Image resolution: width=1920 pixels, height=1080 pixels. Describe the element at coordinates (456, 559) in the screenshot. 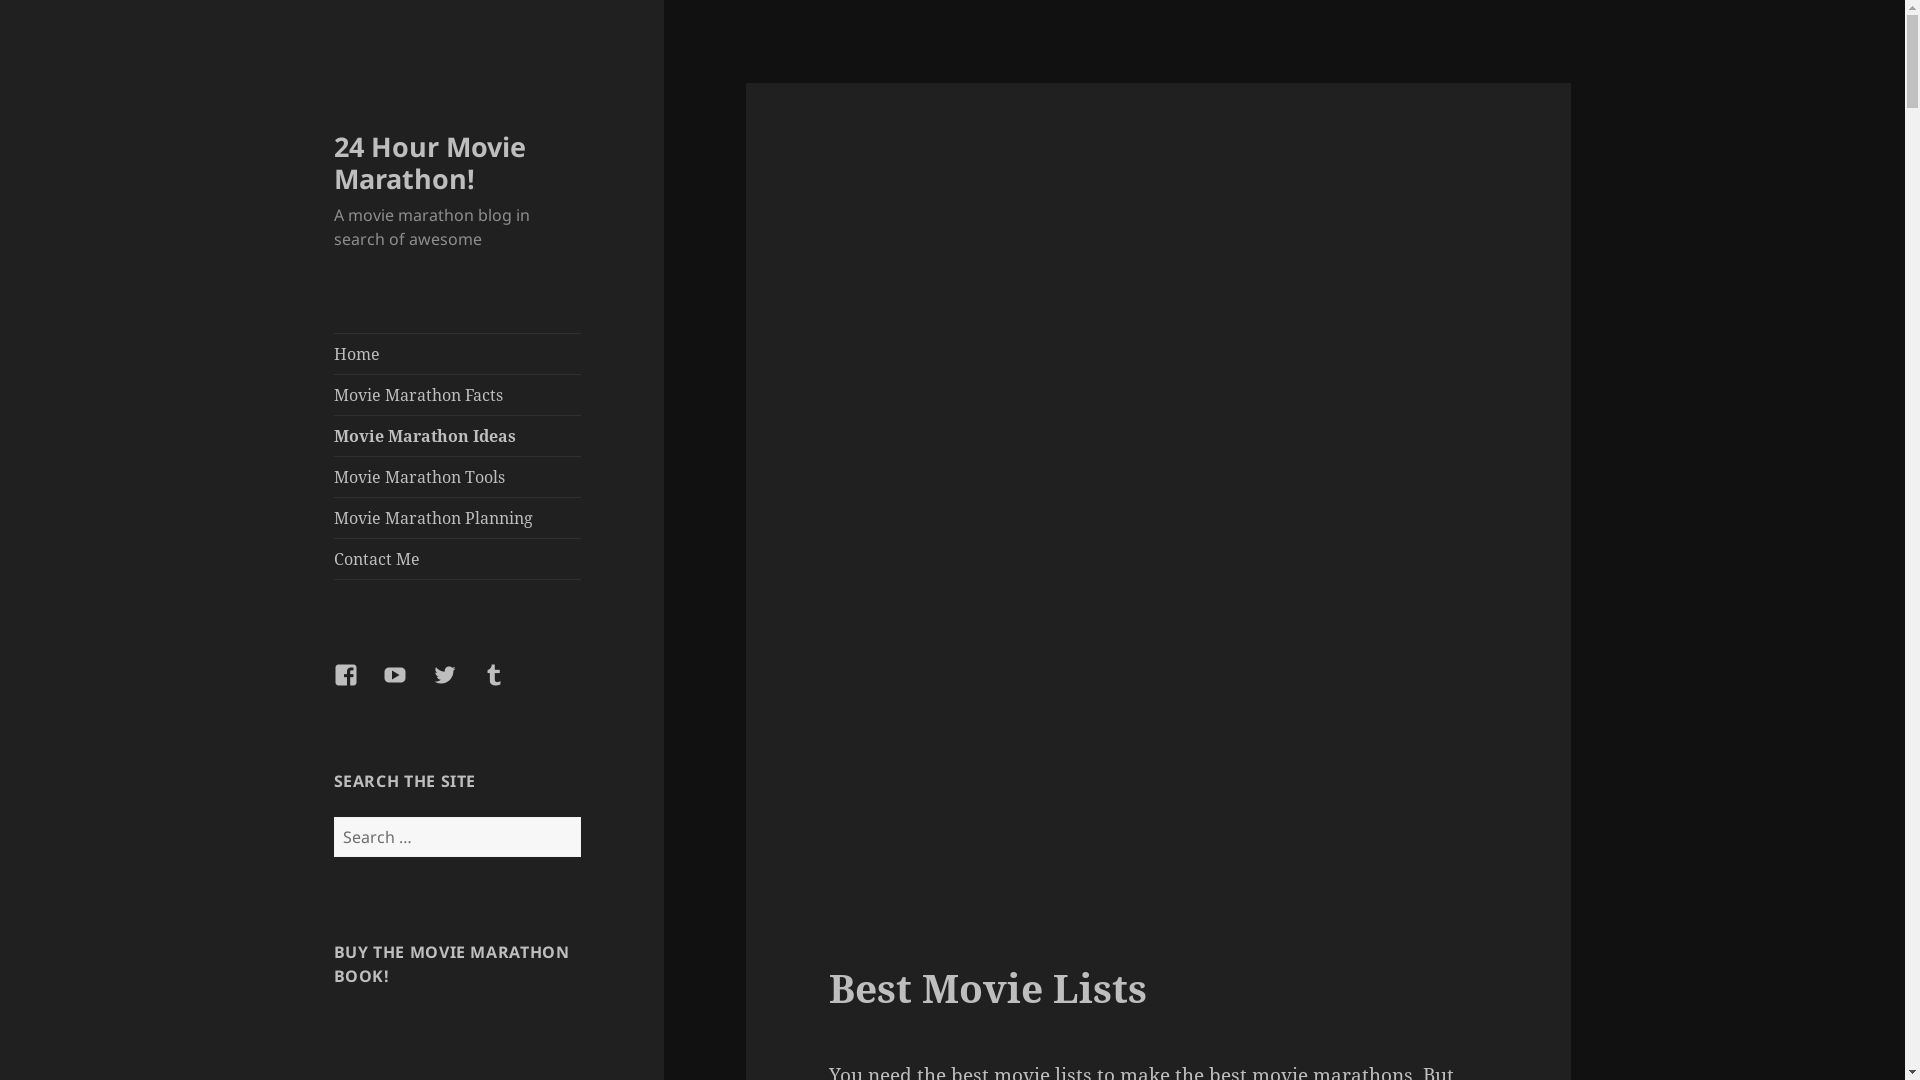

I see `'Contact Me'` at that location.